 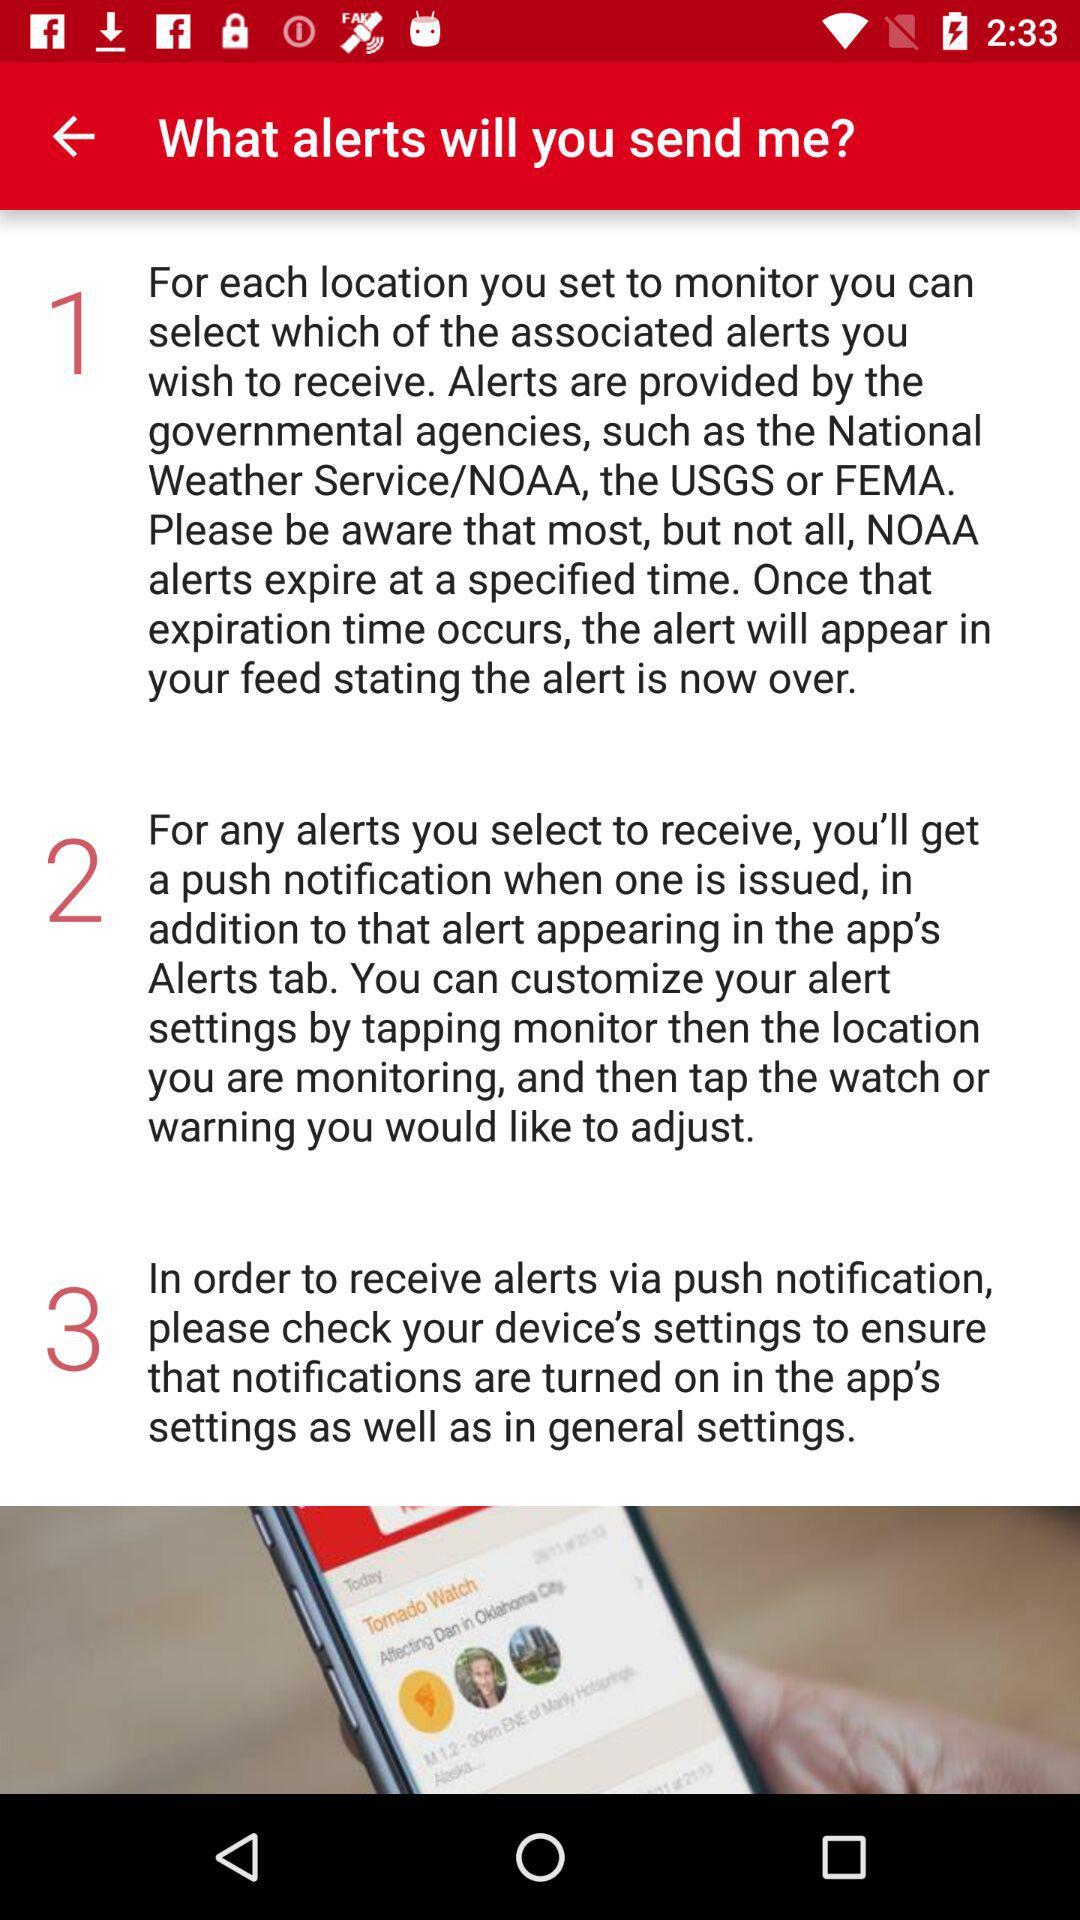 What do you see at coordinates (72, 135) in the screenshot?
I see `item above the 1 item` at bounding box center [72, 135].